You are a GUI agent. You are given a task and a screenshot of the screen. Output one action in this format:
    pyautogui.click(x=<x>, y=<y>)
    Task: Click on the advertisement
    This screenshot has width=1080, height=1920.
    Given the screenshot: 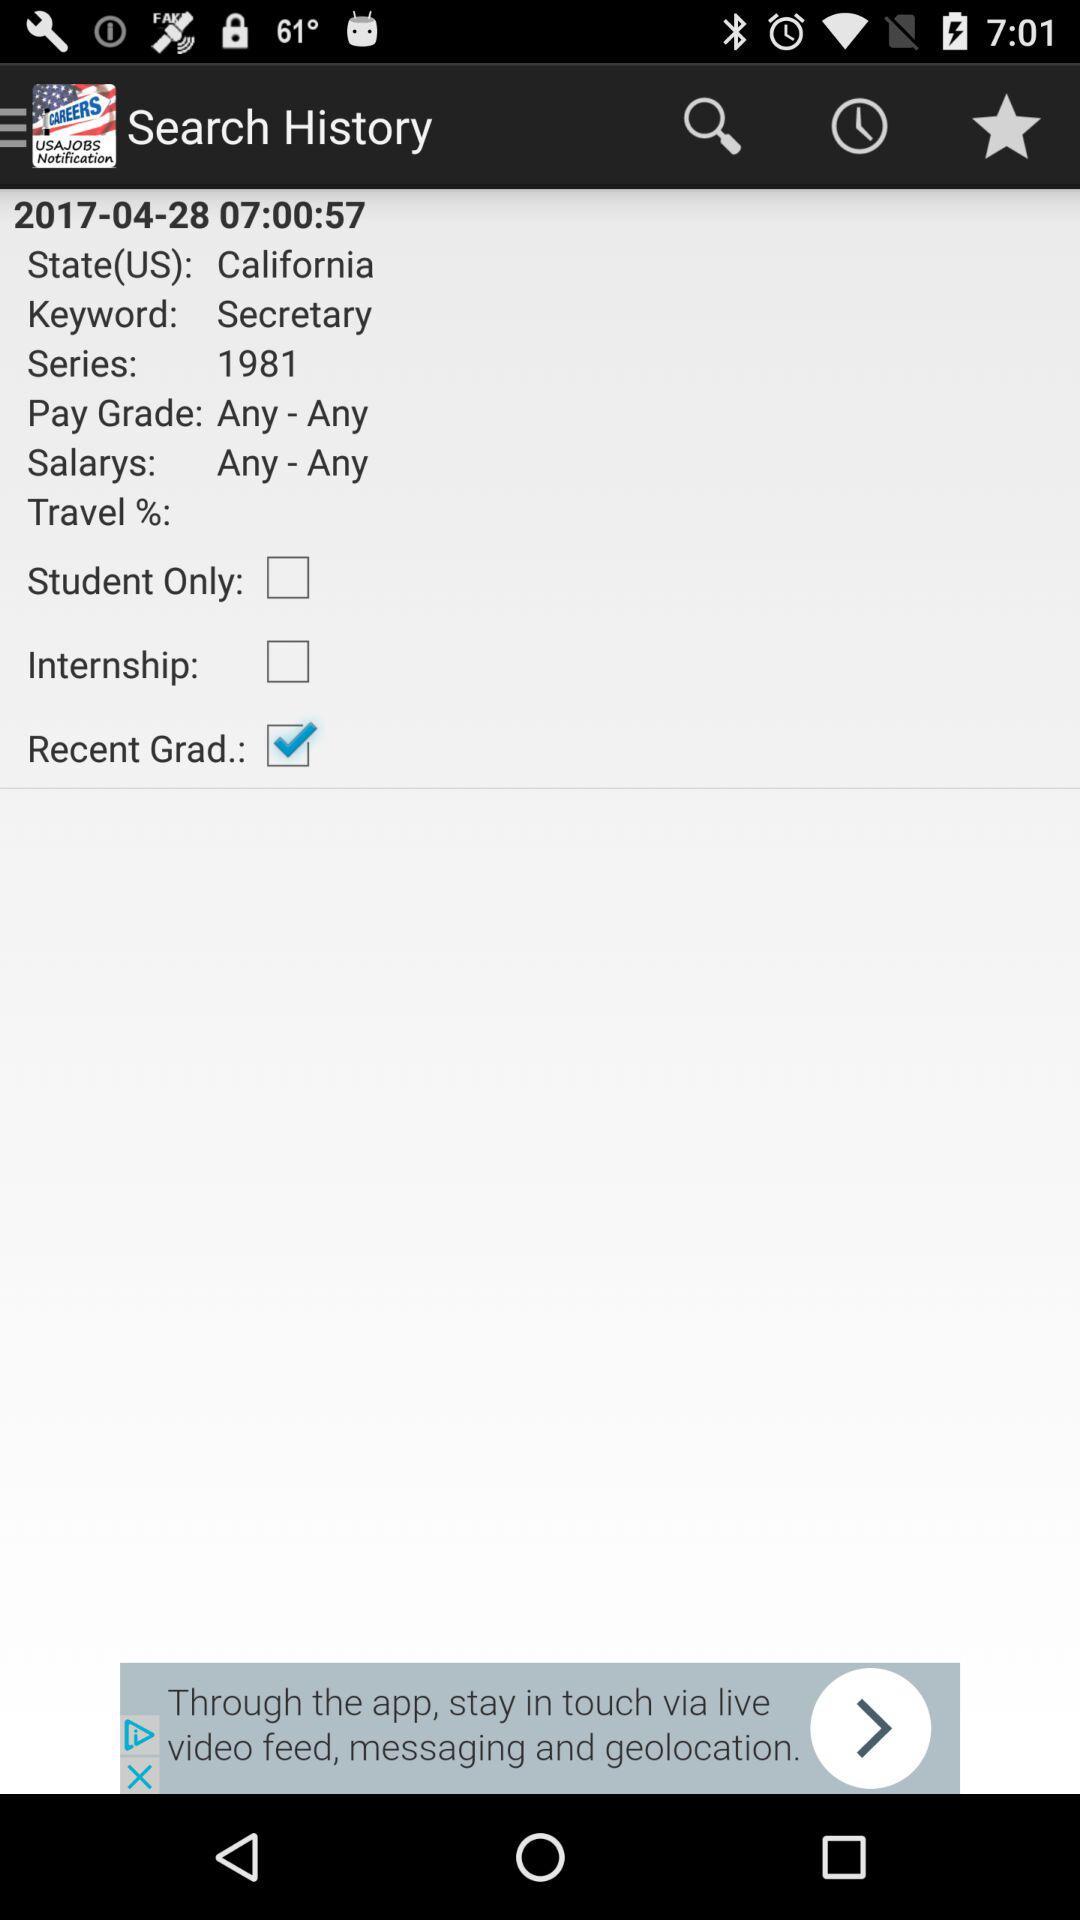 What is the action you would take?
    pyautogui.click(x=540, y=1727)
    